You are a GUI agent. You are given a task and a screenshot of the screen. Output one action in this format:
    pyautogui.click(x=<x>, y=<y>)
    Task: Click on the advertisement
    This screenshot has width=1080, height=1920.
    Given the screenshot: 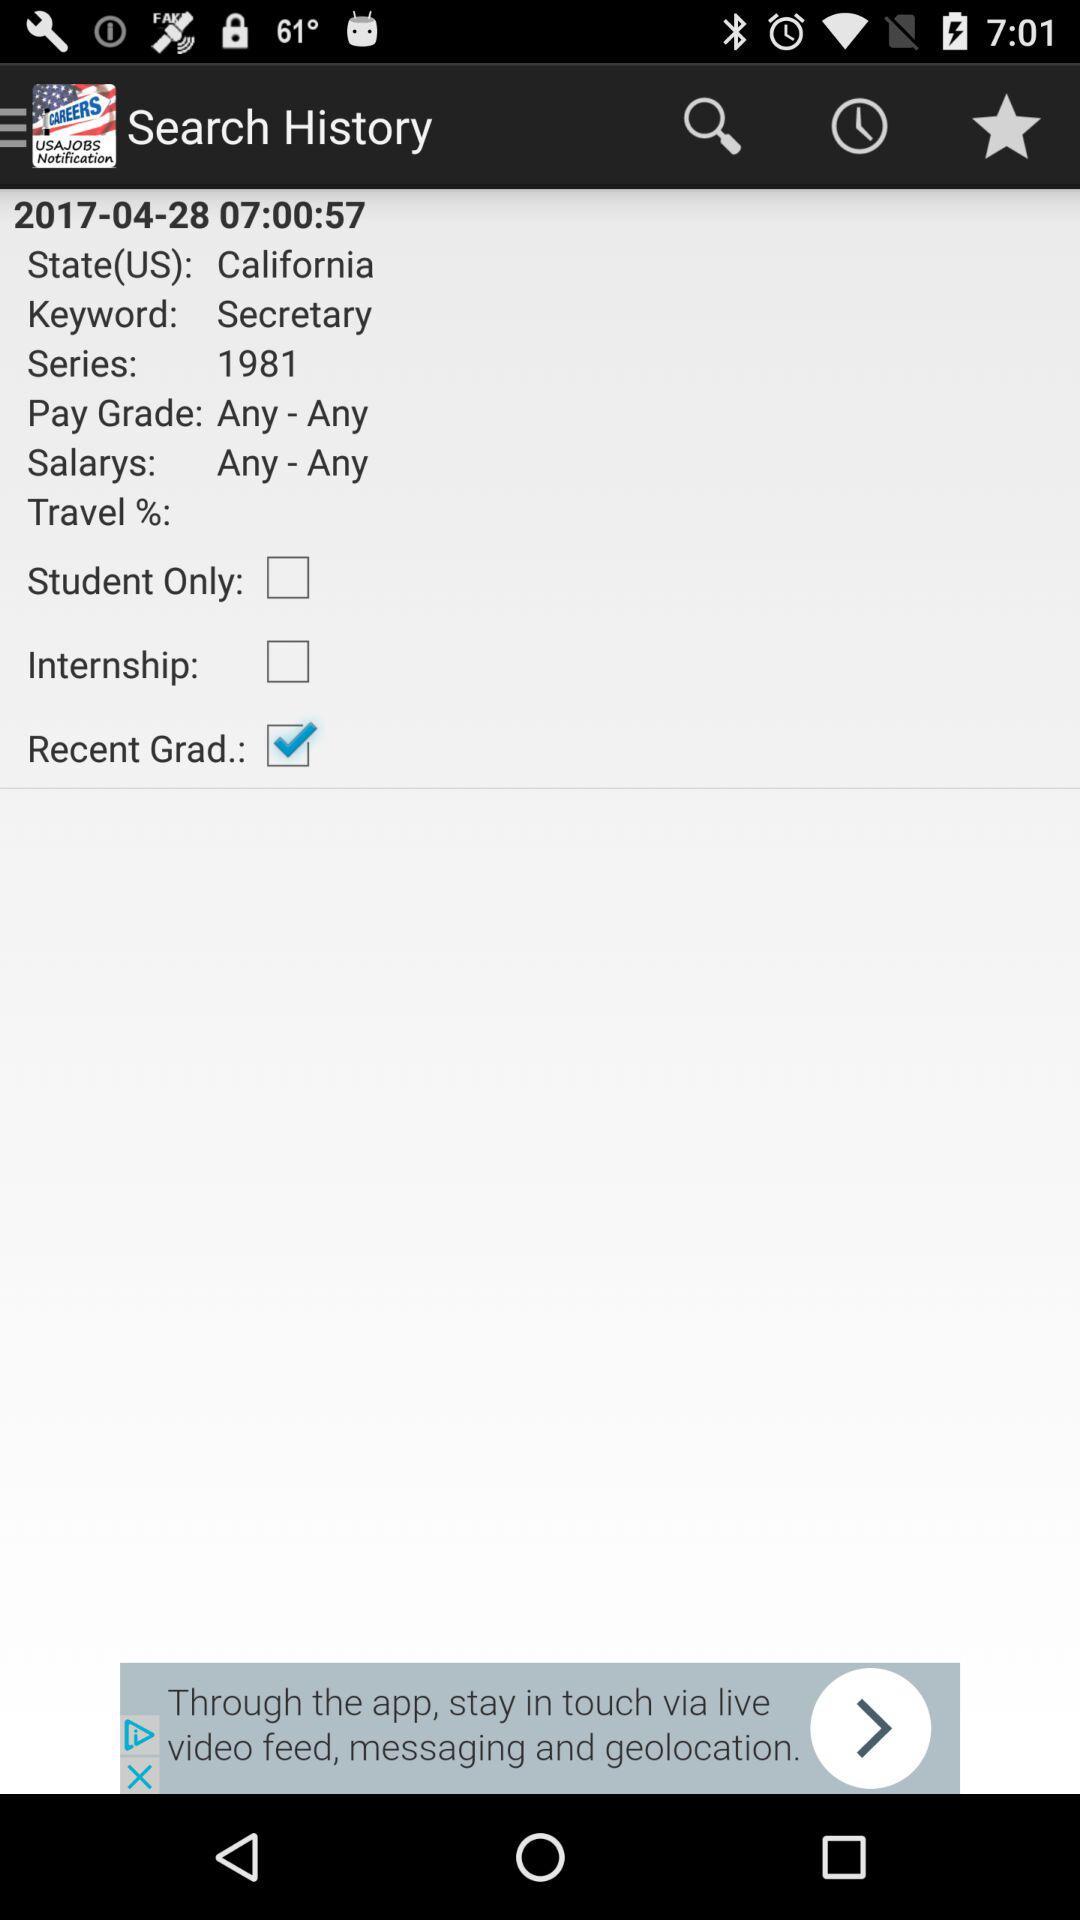 What is the action you would take?
    pyautogui.click(x=540, y=1727)
    